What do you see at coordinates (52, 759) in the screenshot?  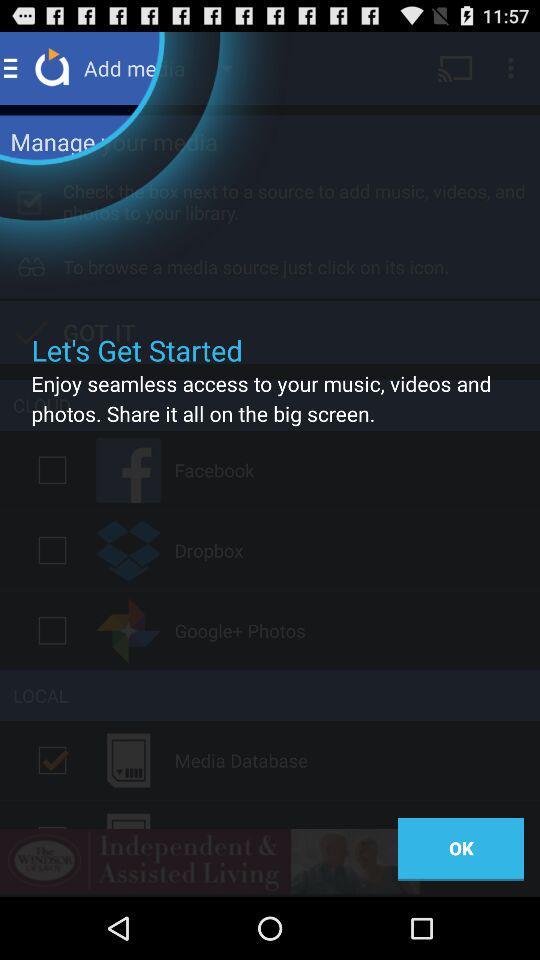 I see `open media database` at bounding box center [52, 759].